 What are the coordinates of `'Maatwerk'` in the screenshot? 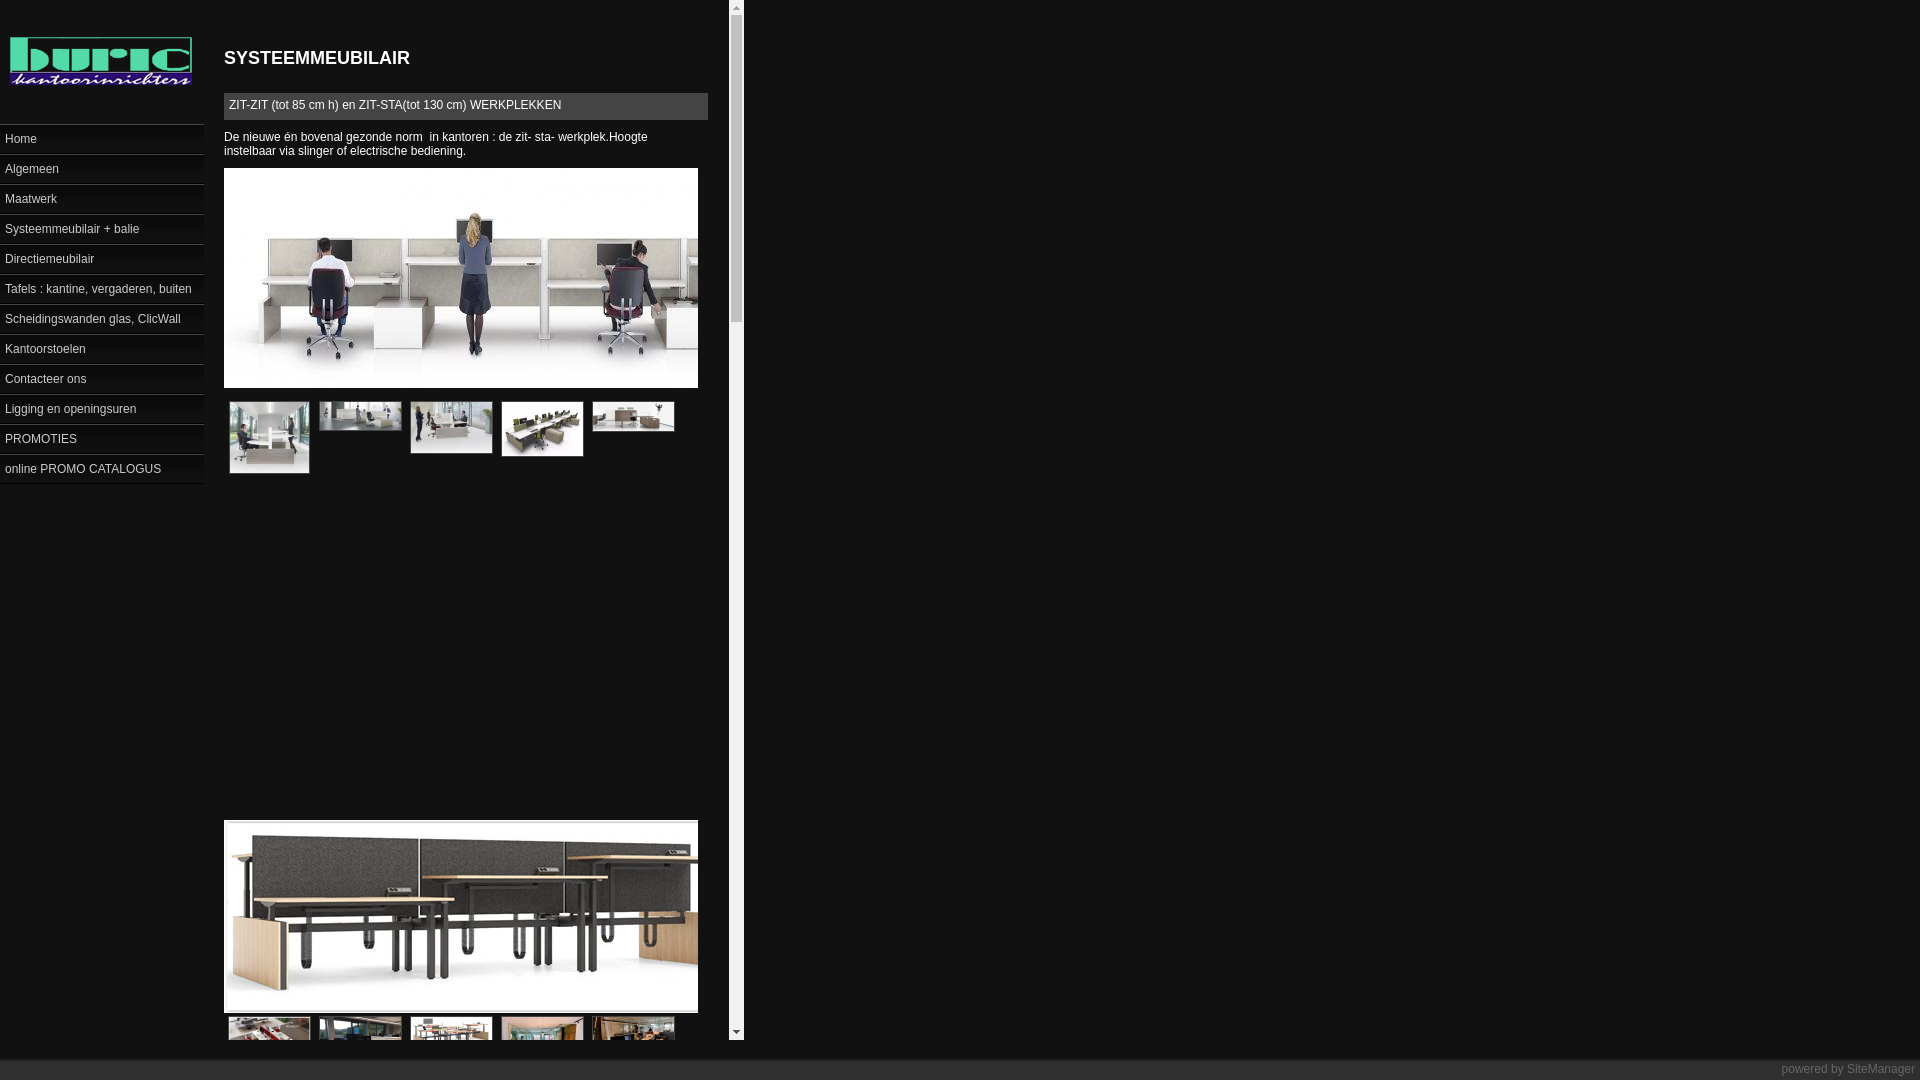 It's located at (0, 197).